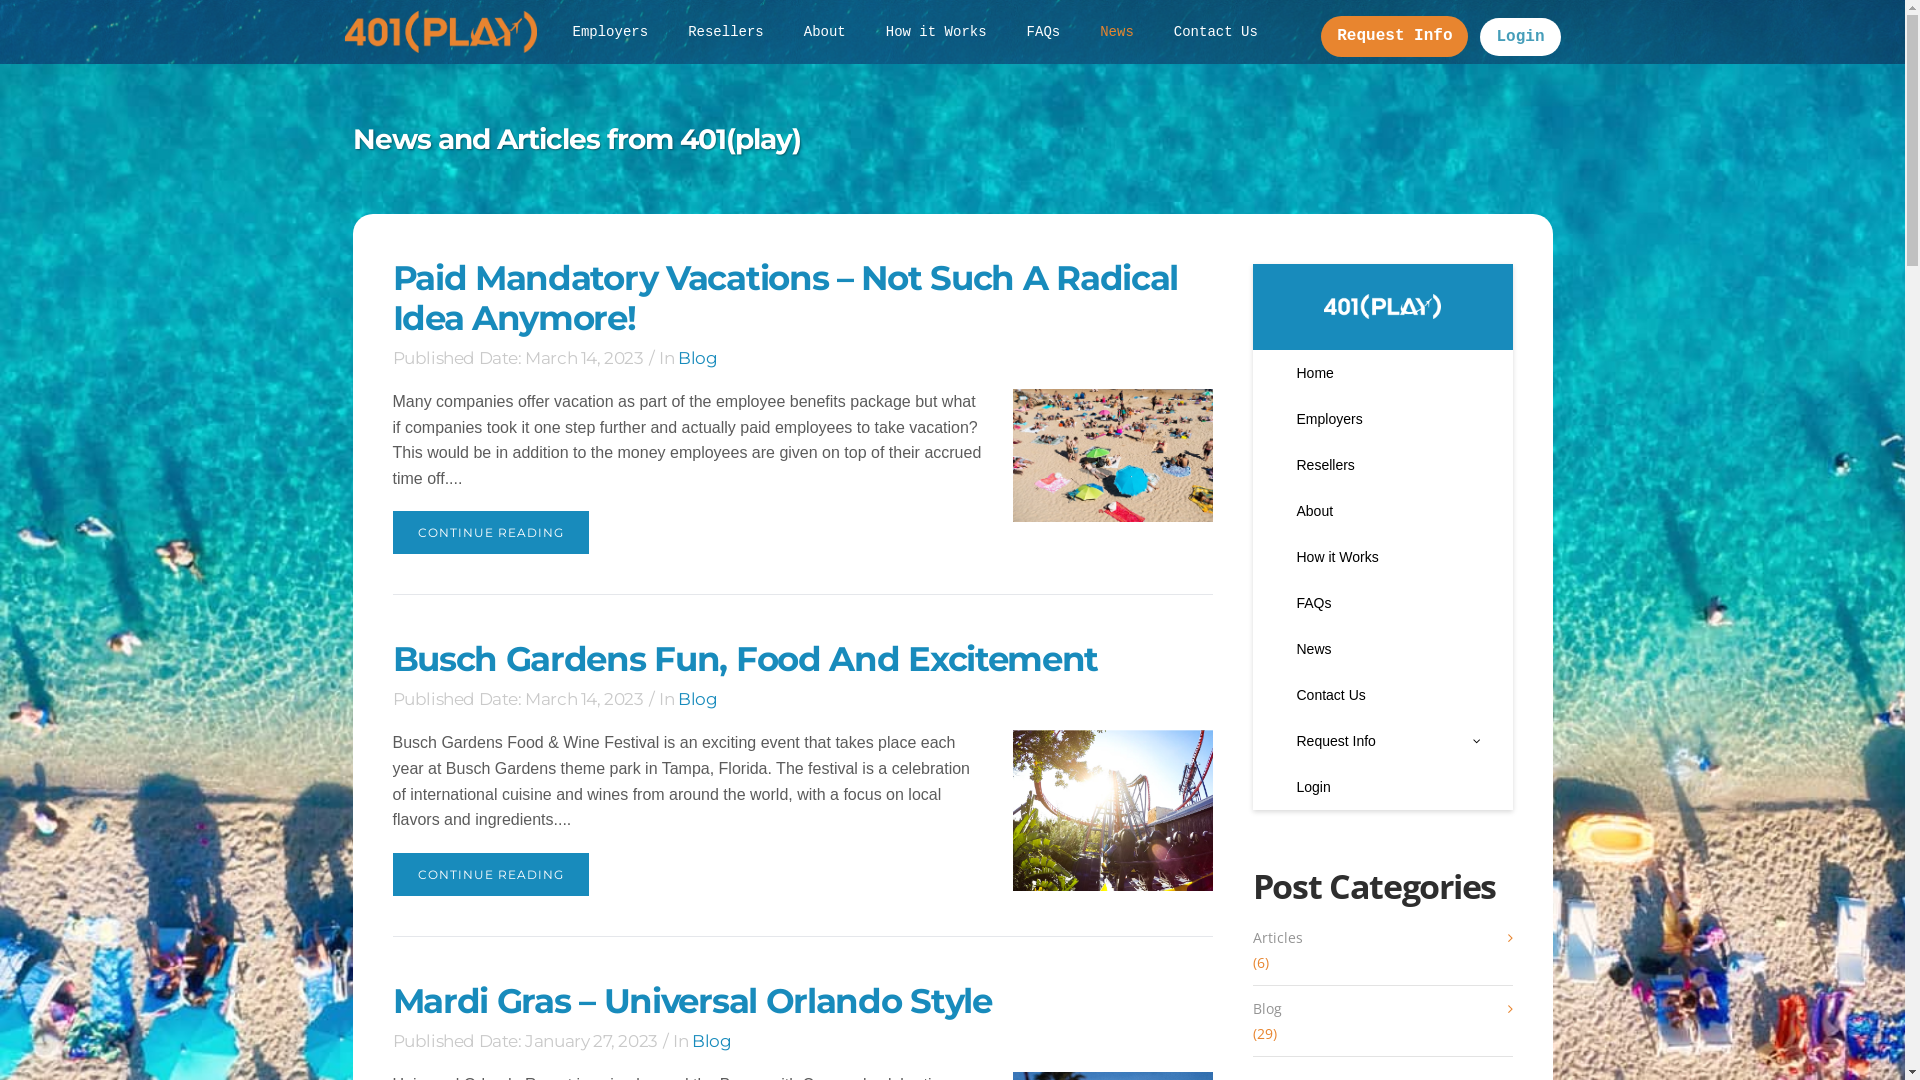  I want to click on 'Busch Gardens Fun, Food and Excitement', so click(1111, 810).